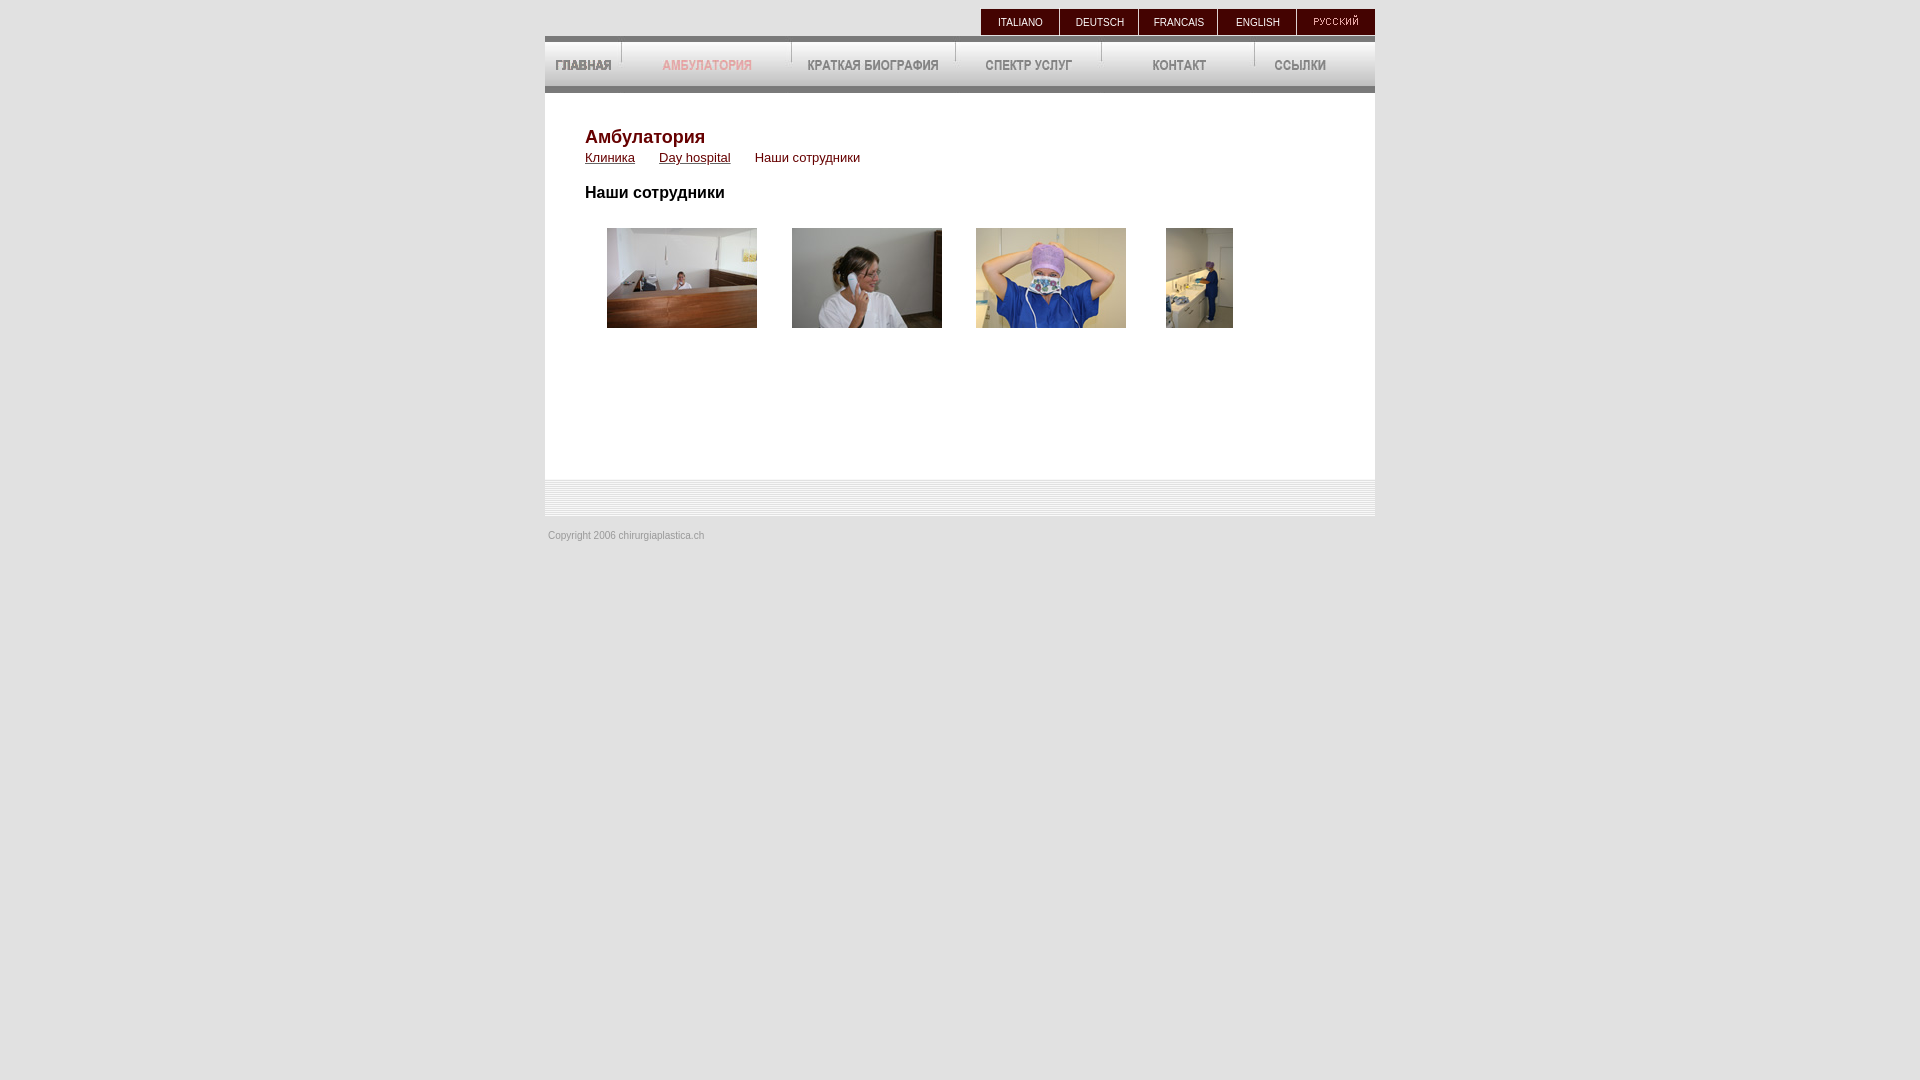 Image resolution: width=1920 pixels, height=1080 pixels. Describe the element at coordinates (1256, 21) in the screenshot. I see `'ENGLISH'` at that location.